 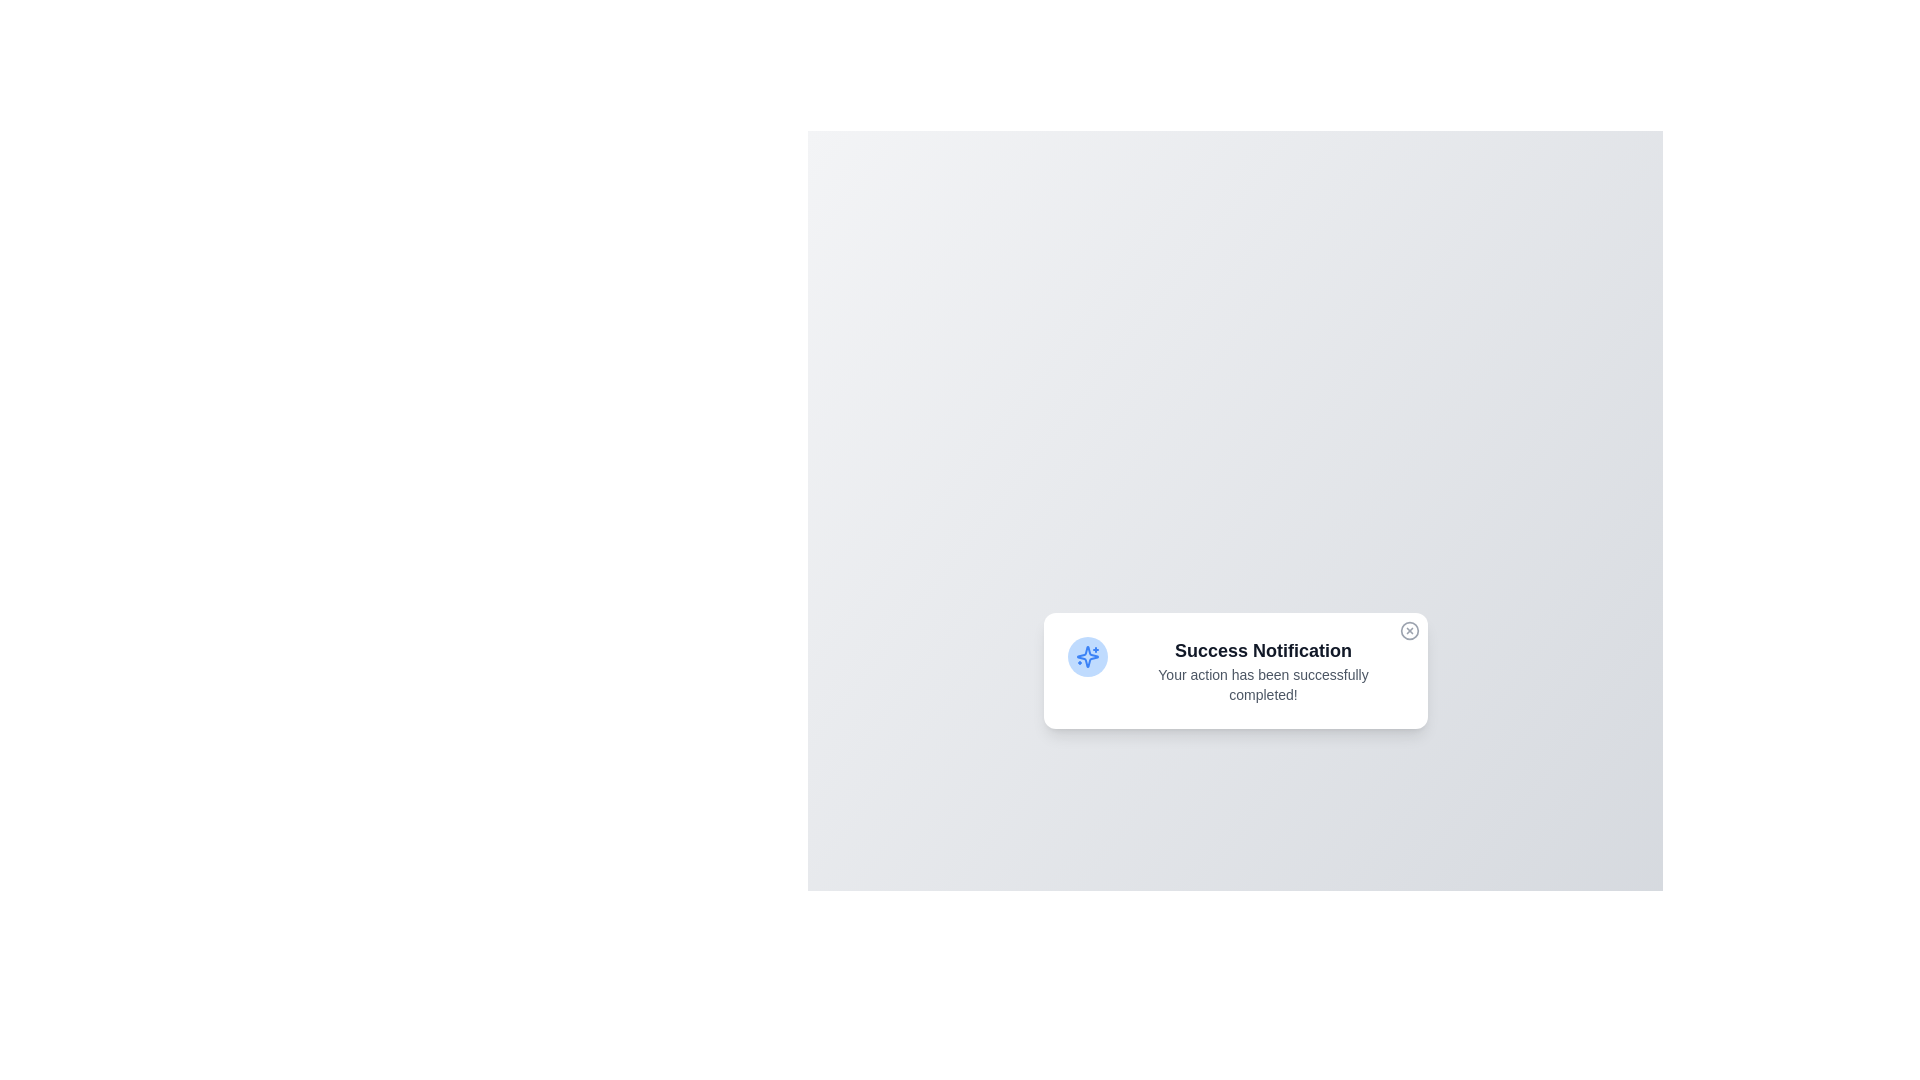 I want to click on the notification icon to interact with it, so click(x=1086, y=656).